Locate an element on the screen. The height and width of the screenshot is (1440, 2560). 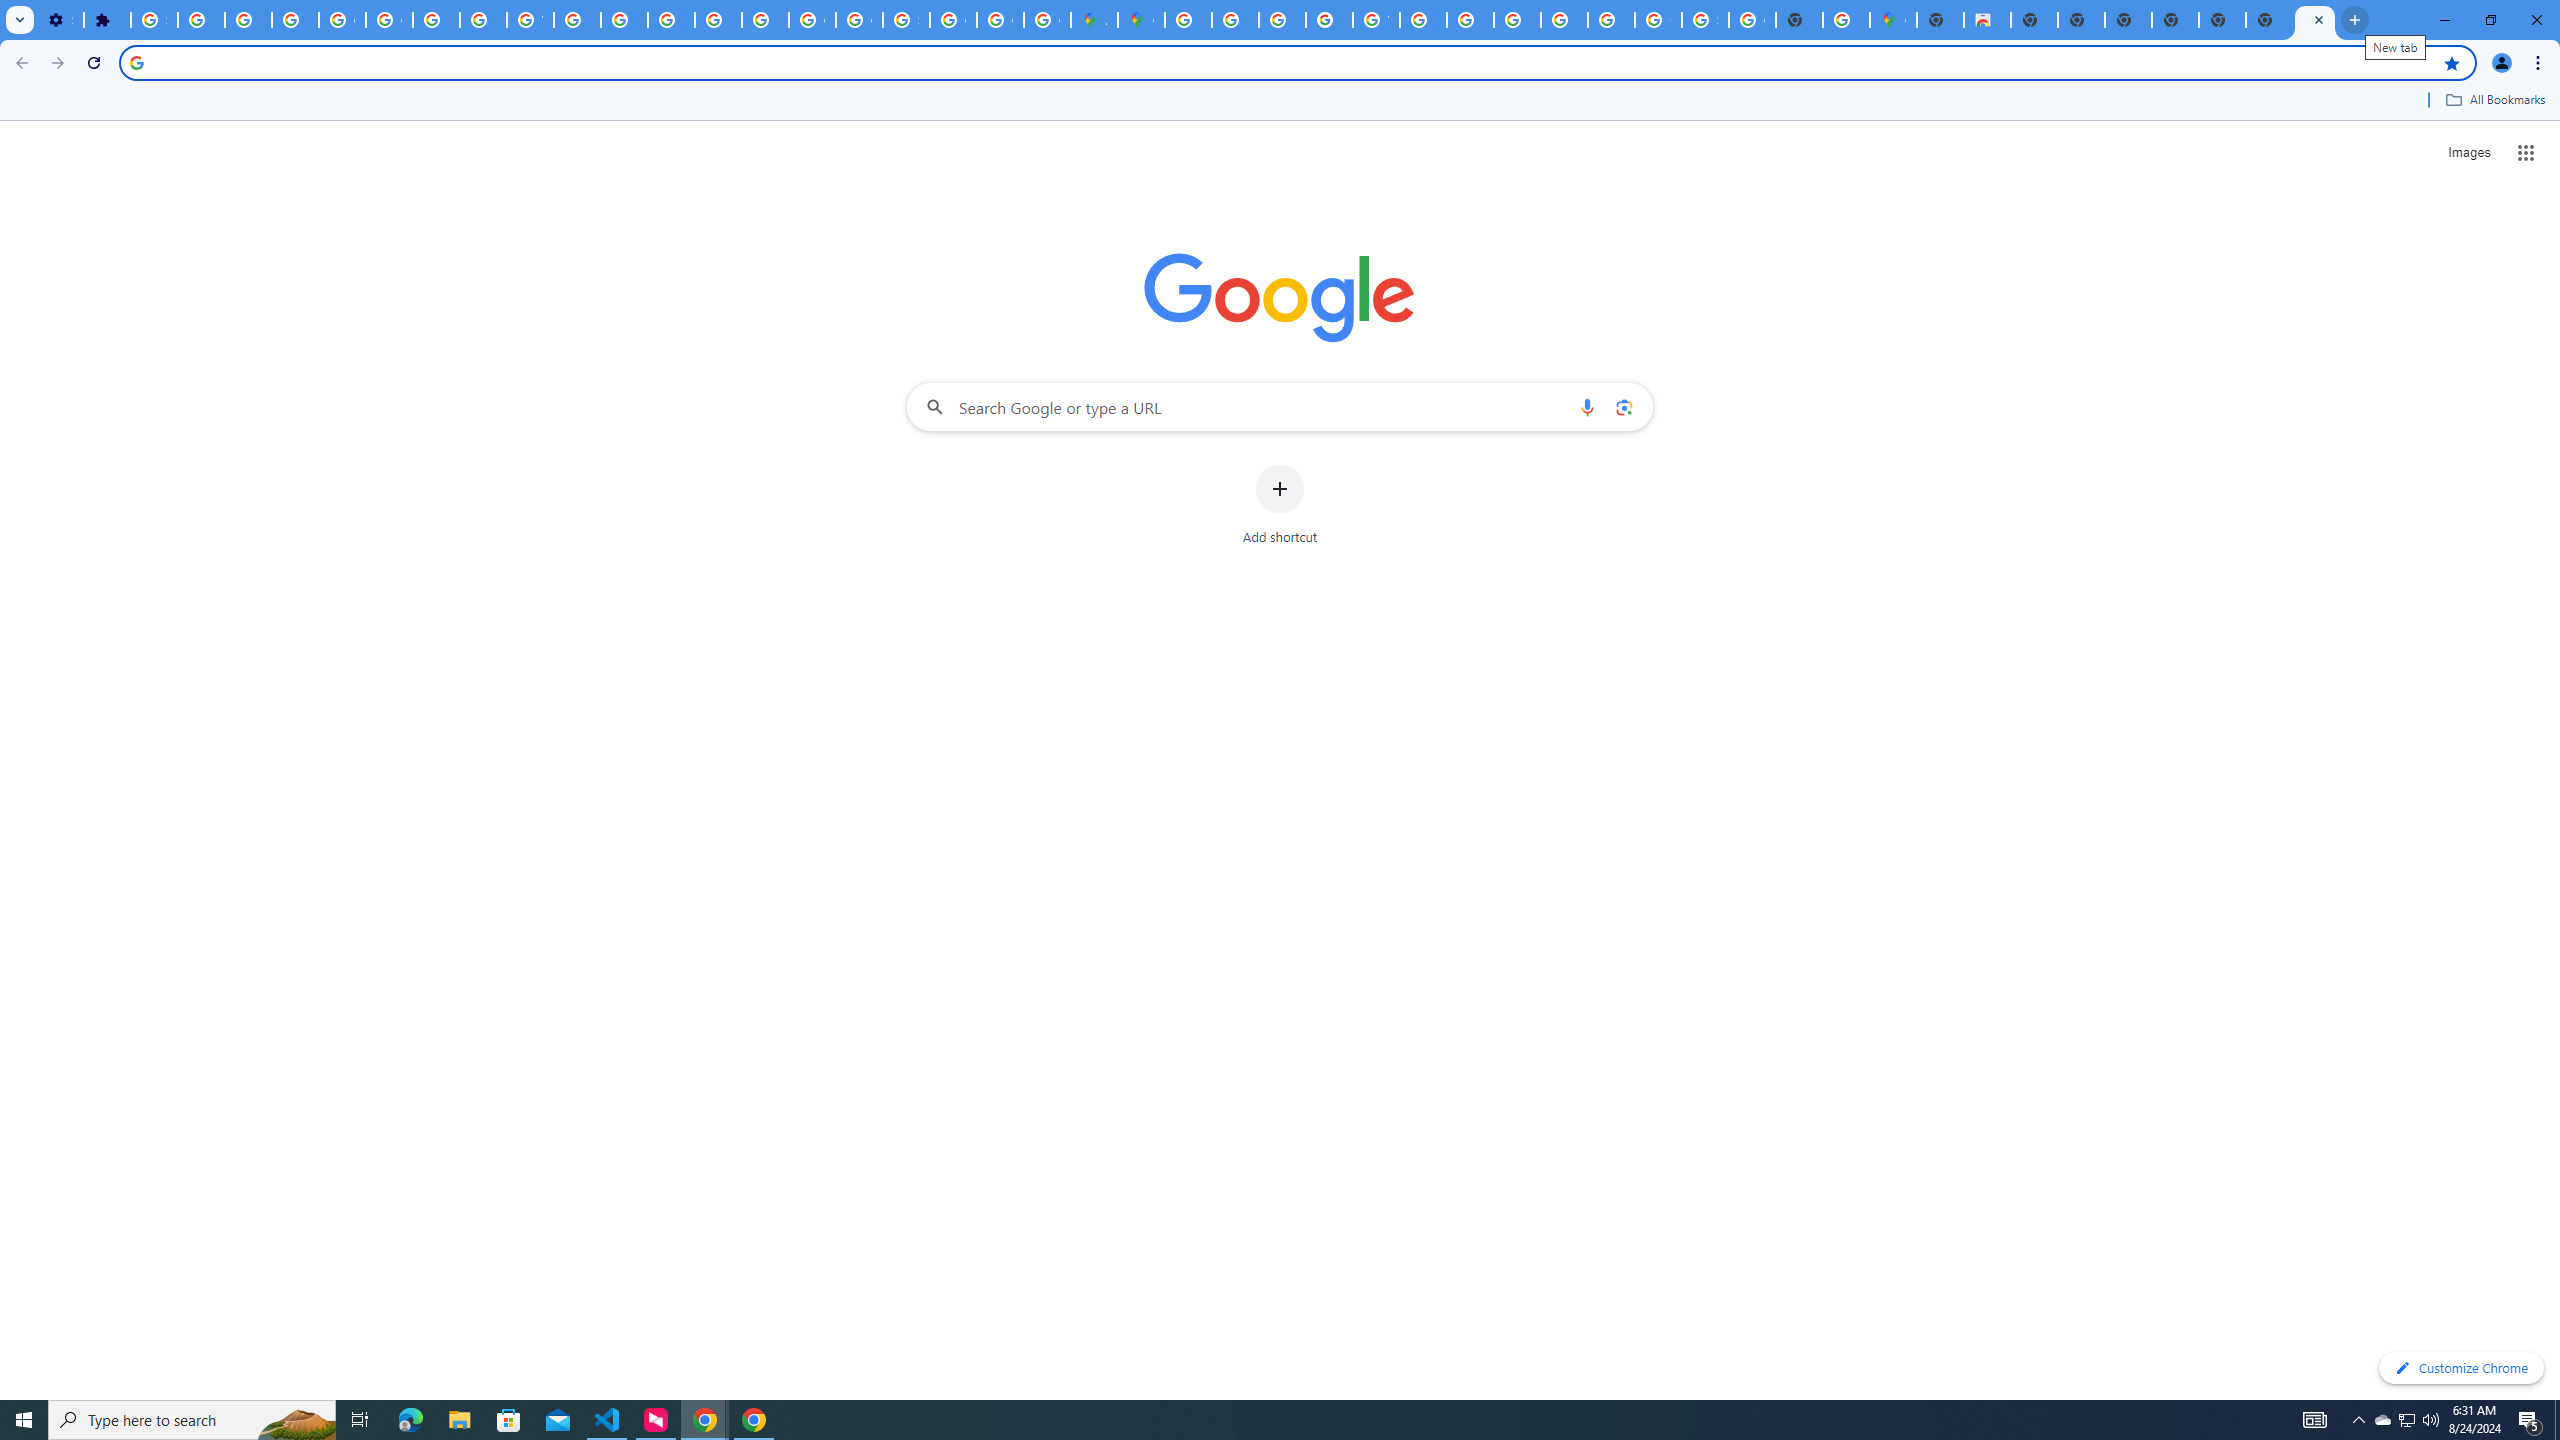
'Settings - On startup' is located at coordinates (60, 19).